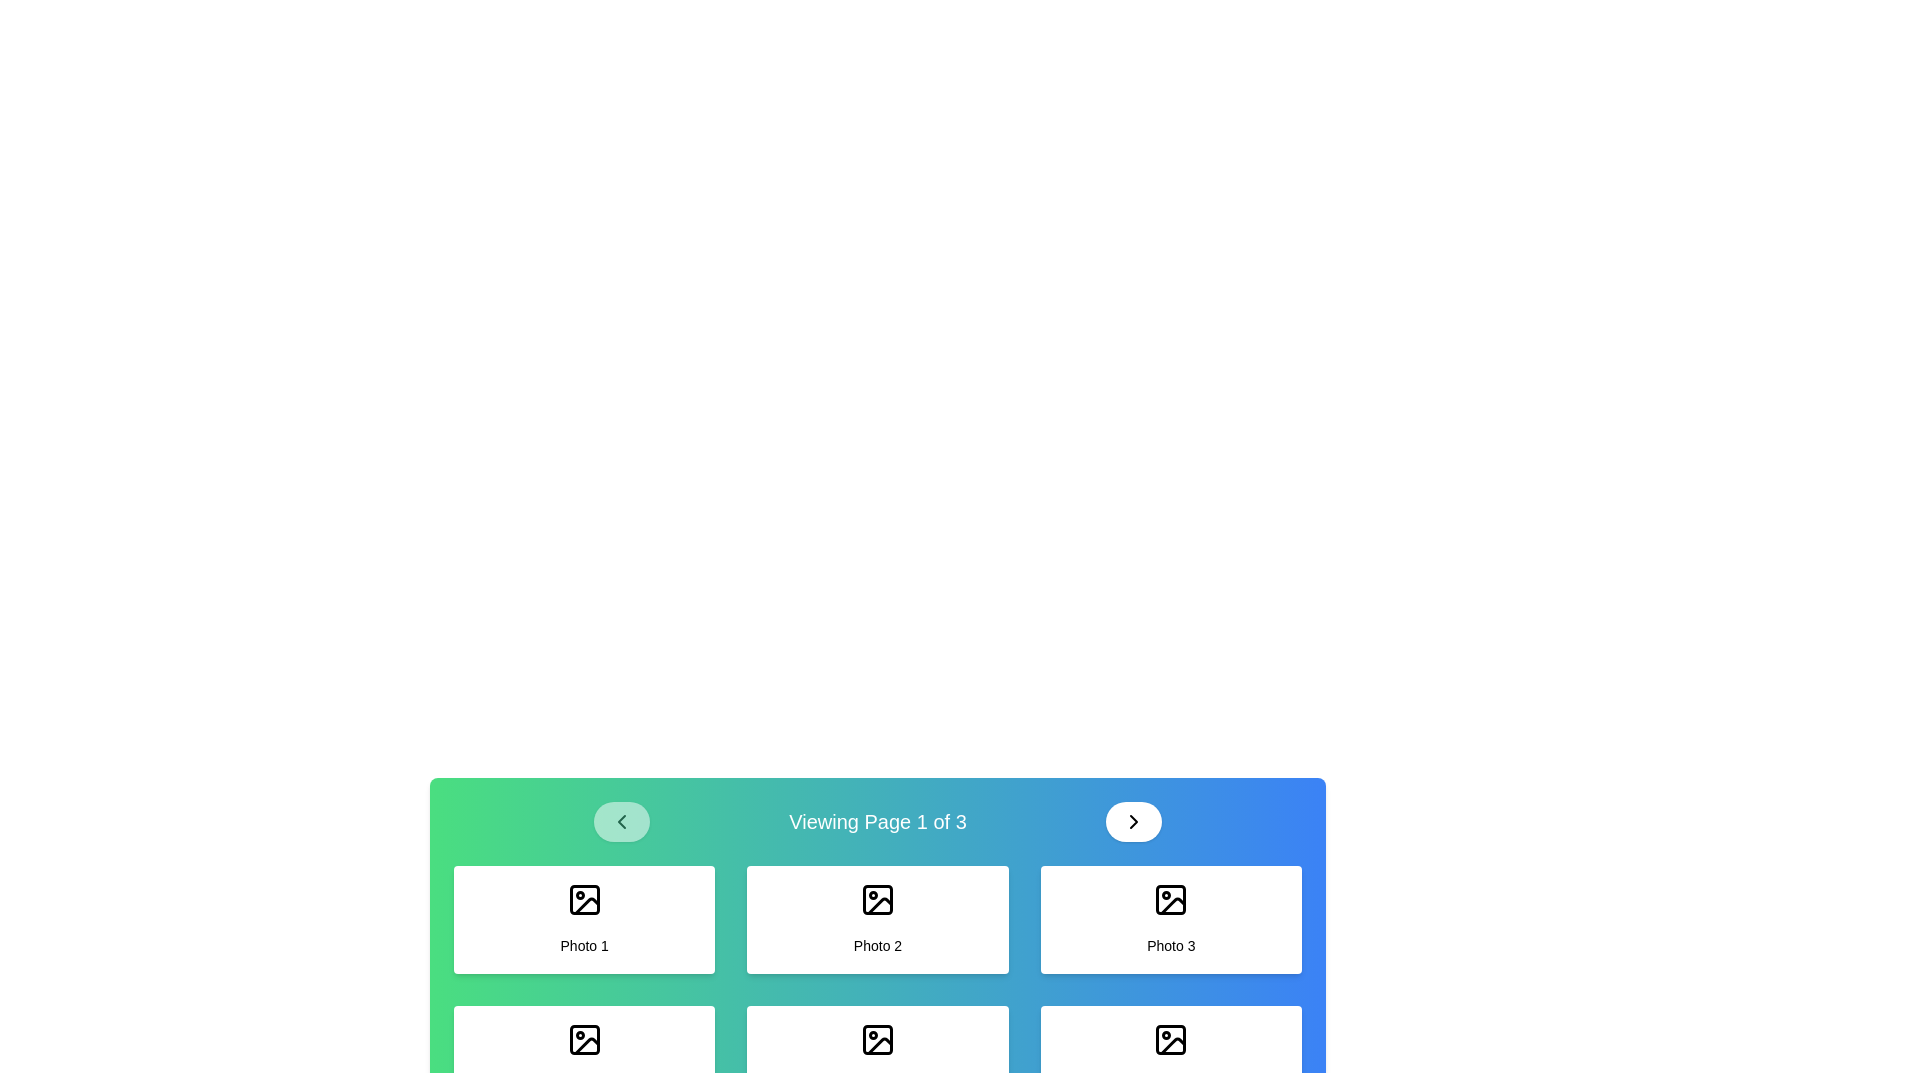  Describe the element at coordinates (583, 1039) in the screenshot. I see `the square icon with a line-art image representation labeled 'Photo 4'` at that location.